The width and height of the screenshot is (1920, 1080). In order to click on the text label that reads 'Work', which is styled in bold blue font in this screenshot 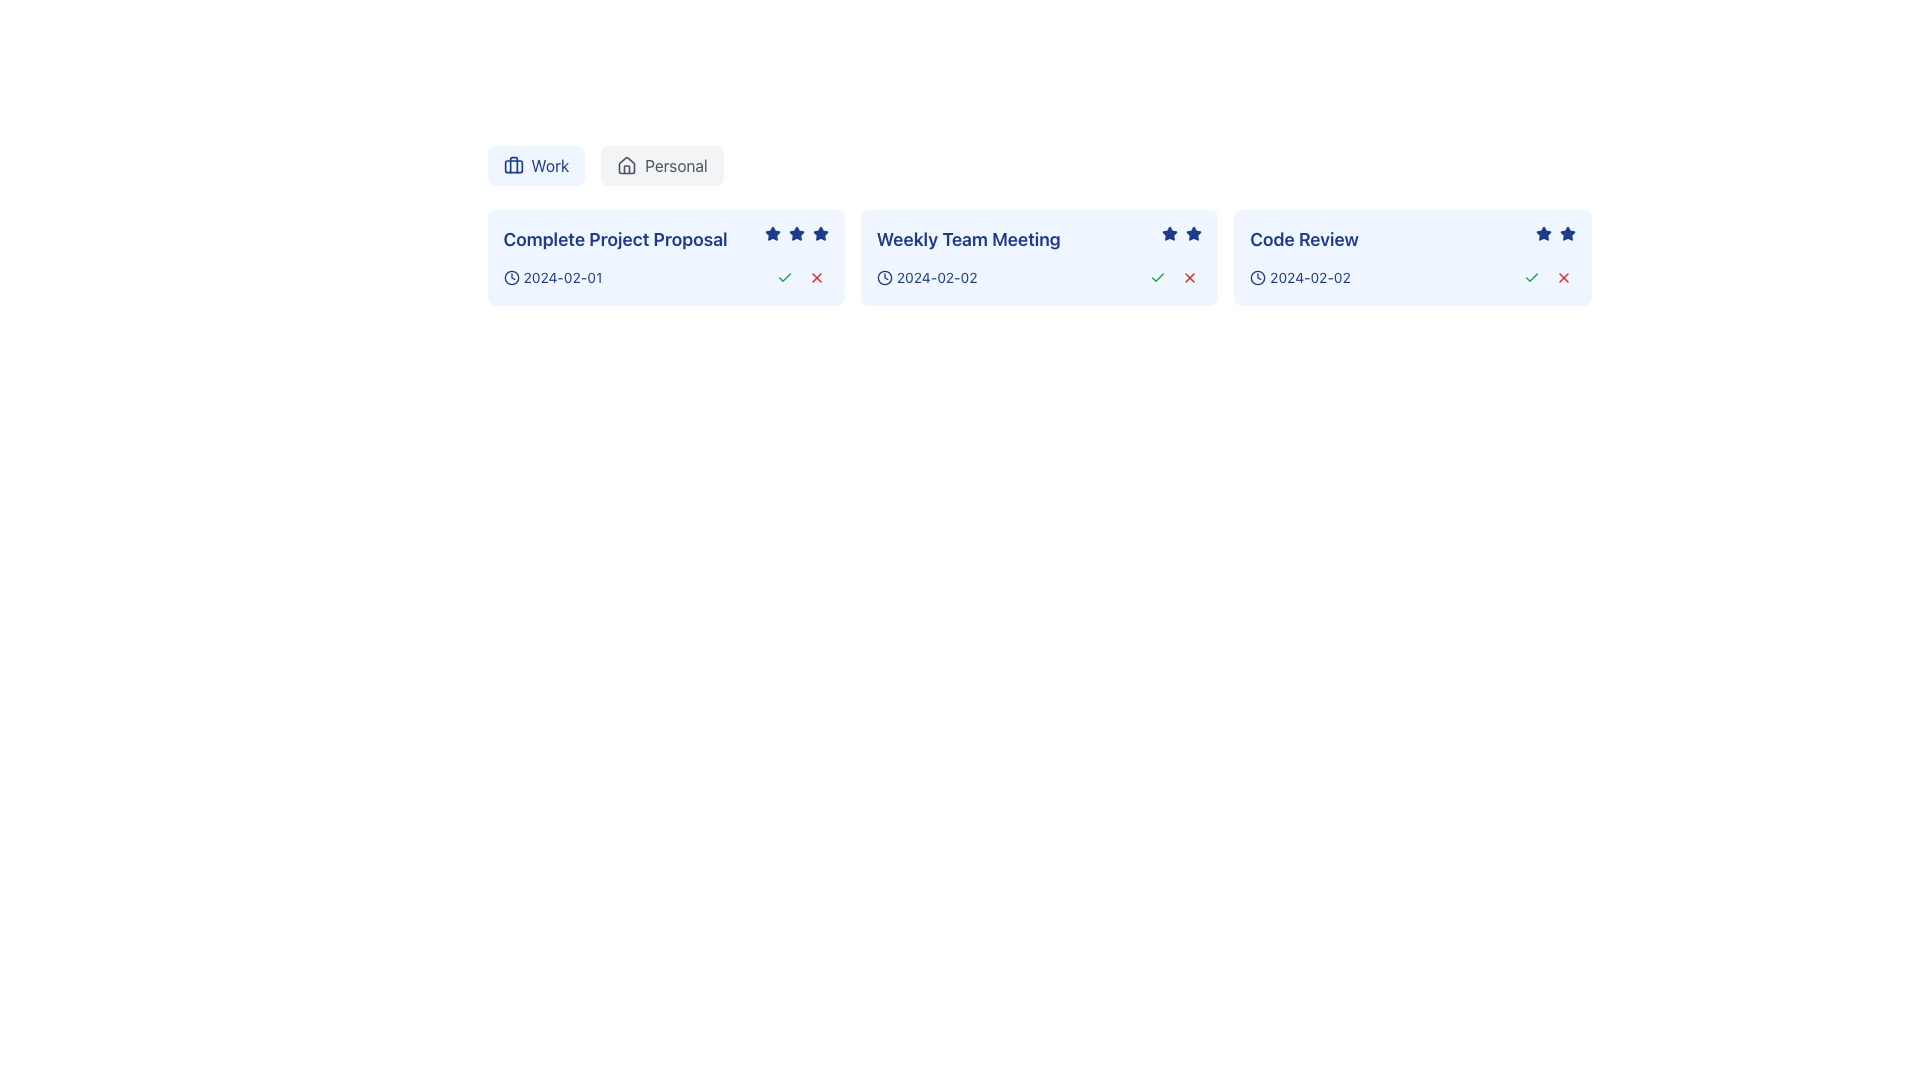, I will do `click(550, 164)`.